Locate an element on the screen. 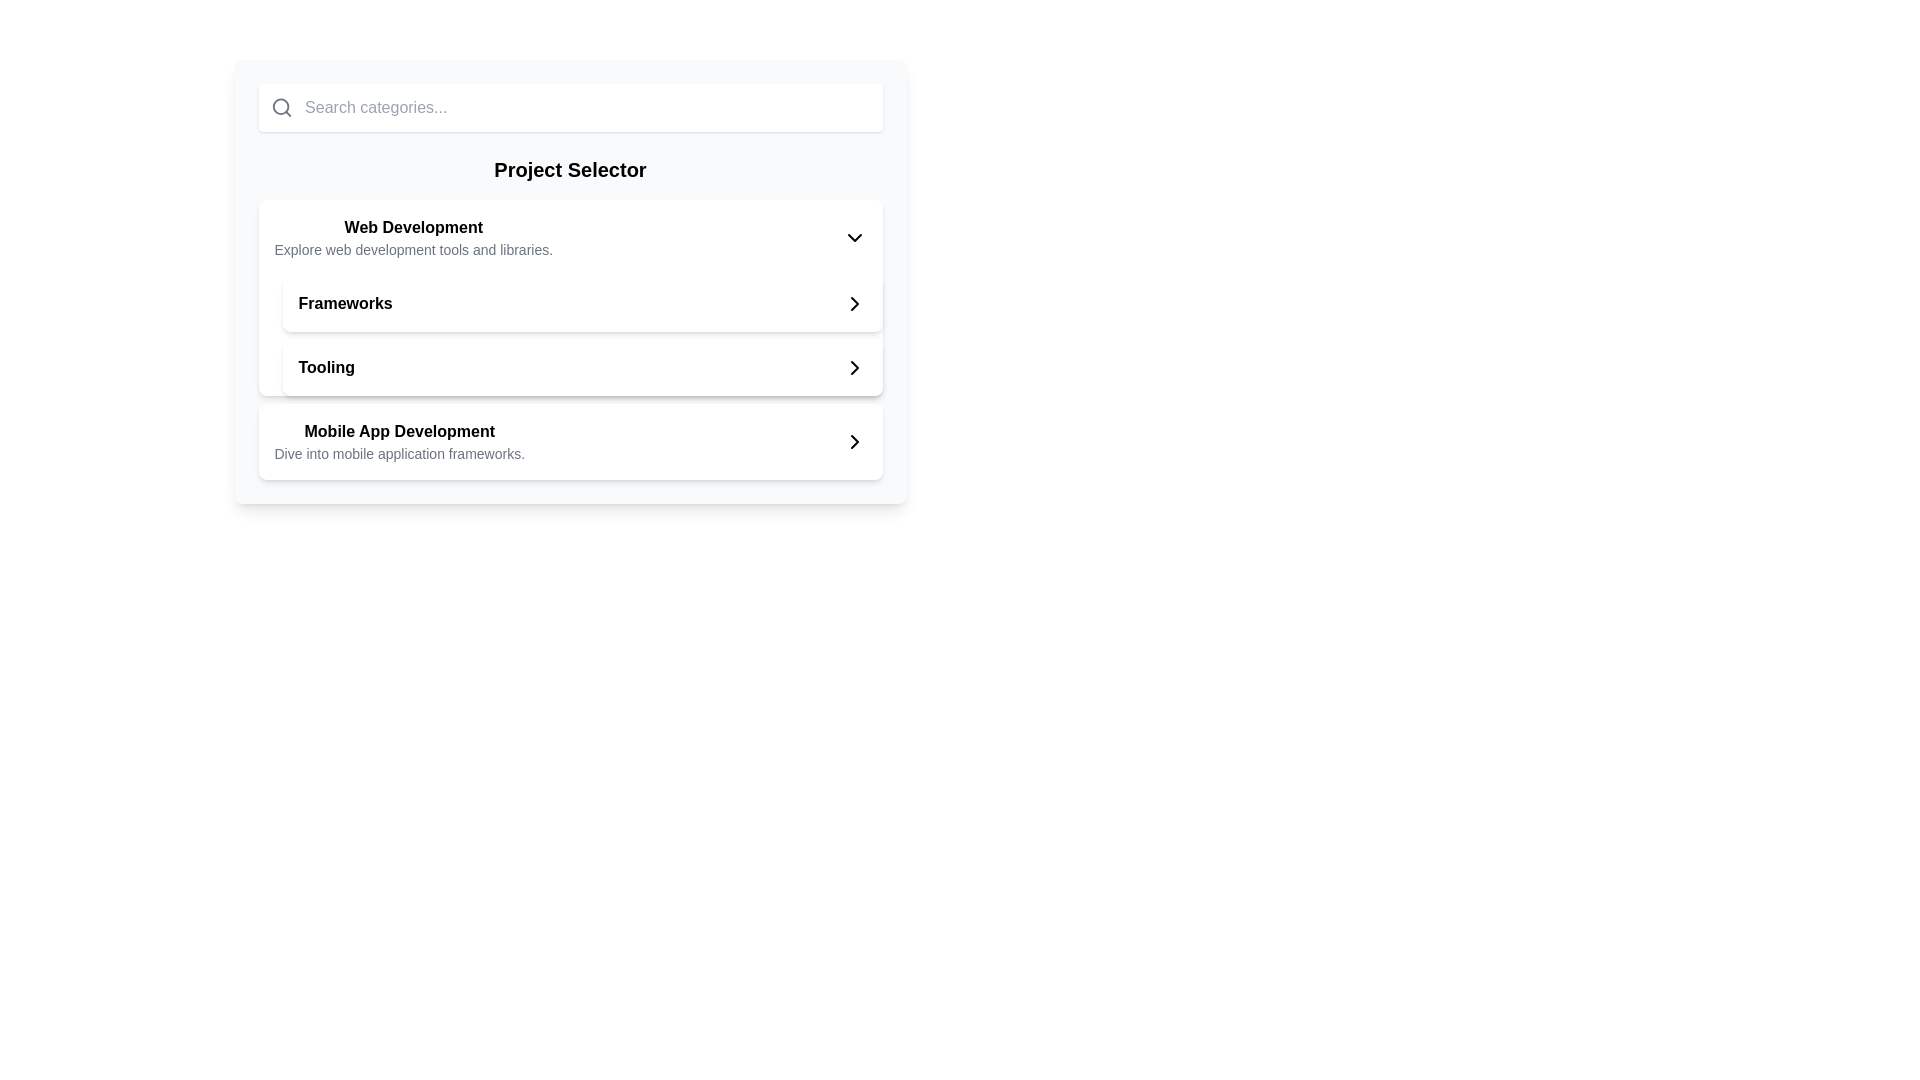  the rightward-pointing chevron icon located at the far right of the 'Mobile App Development' row in the 'Project Selector' list is located at coordinates (854, 441).